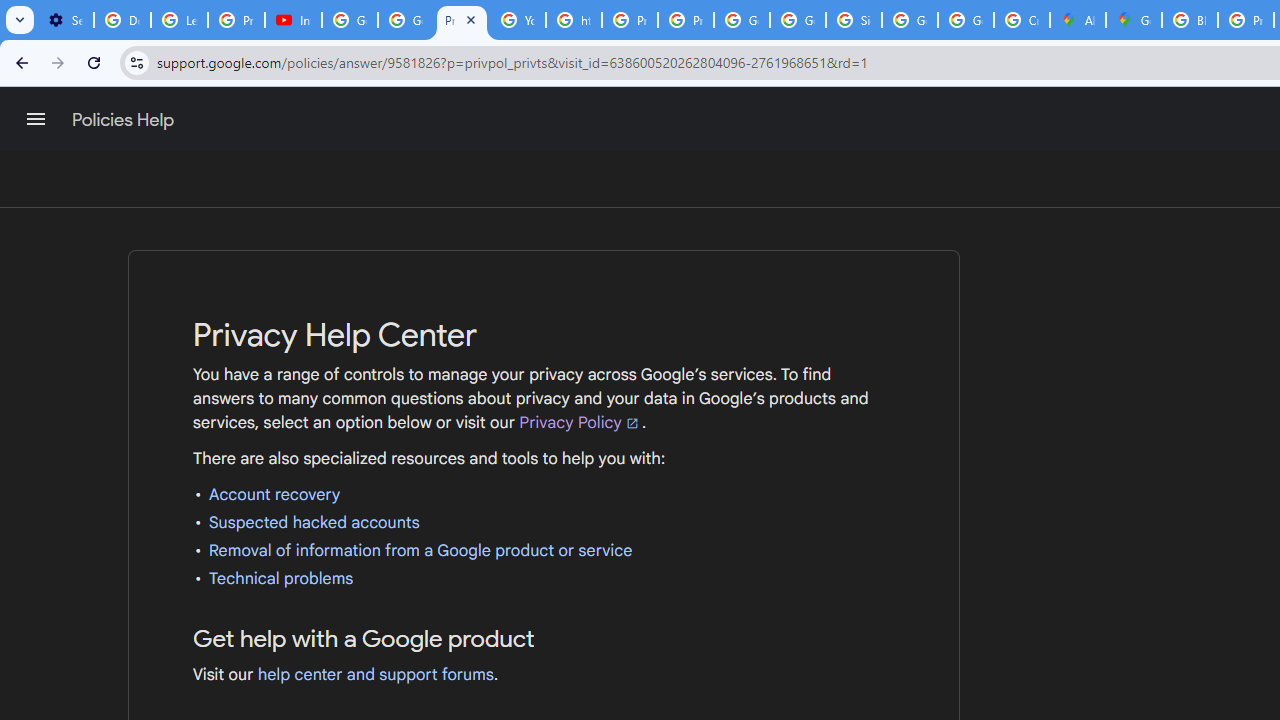  What do you see at coordinates (375, 675) in the screenshot?
I see `'help center and support forums'` at bounding box center [375, 675].